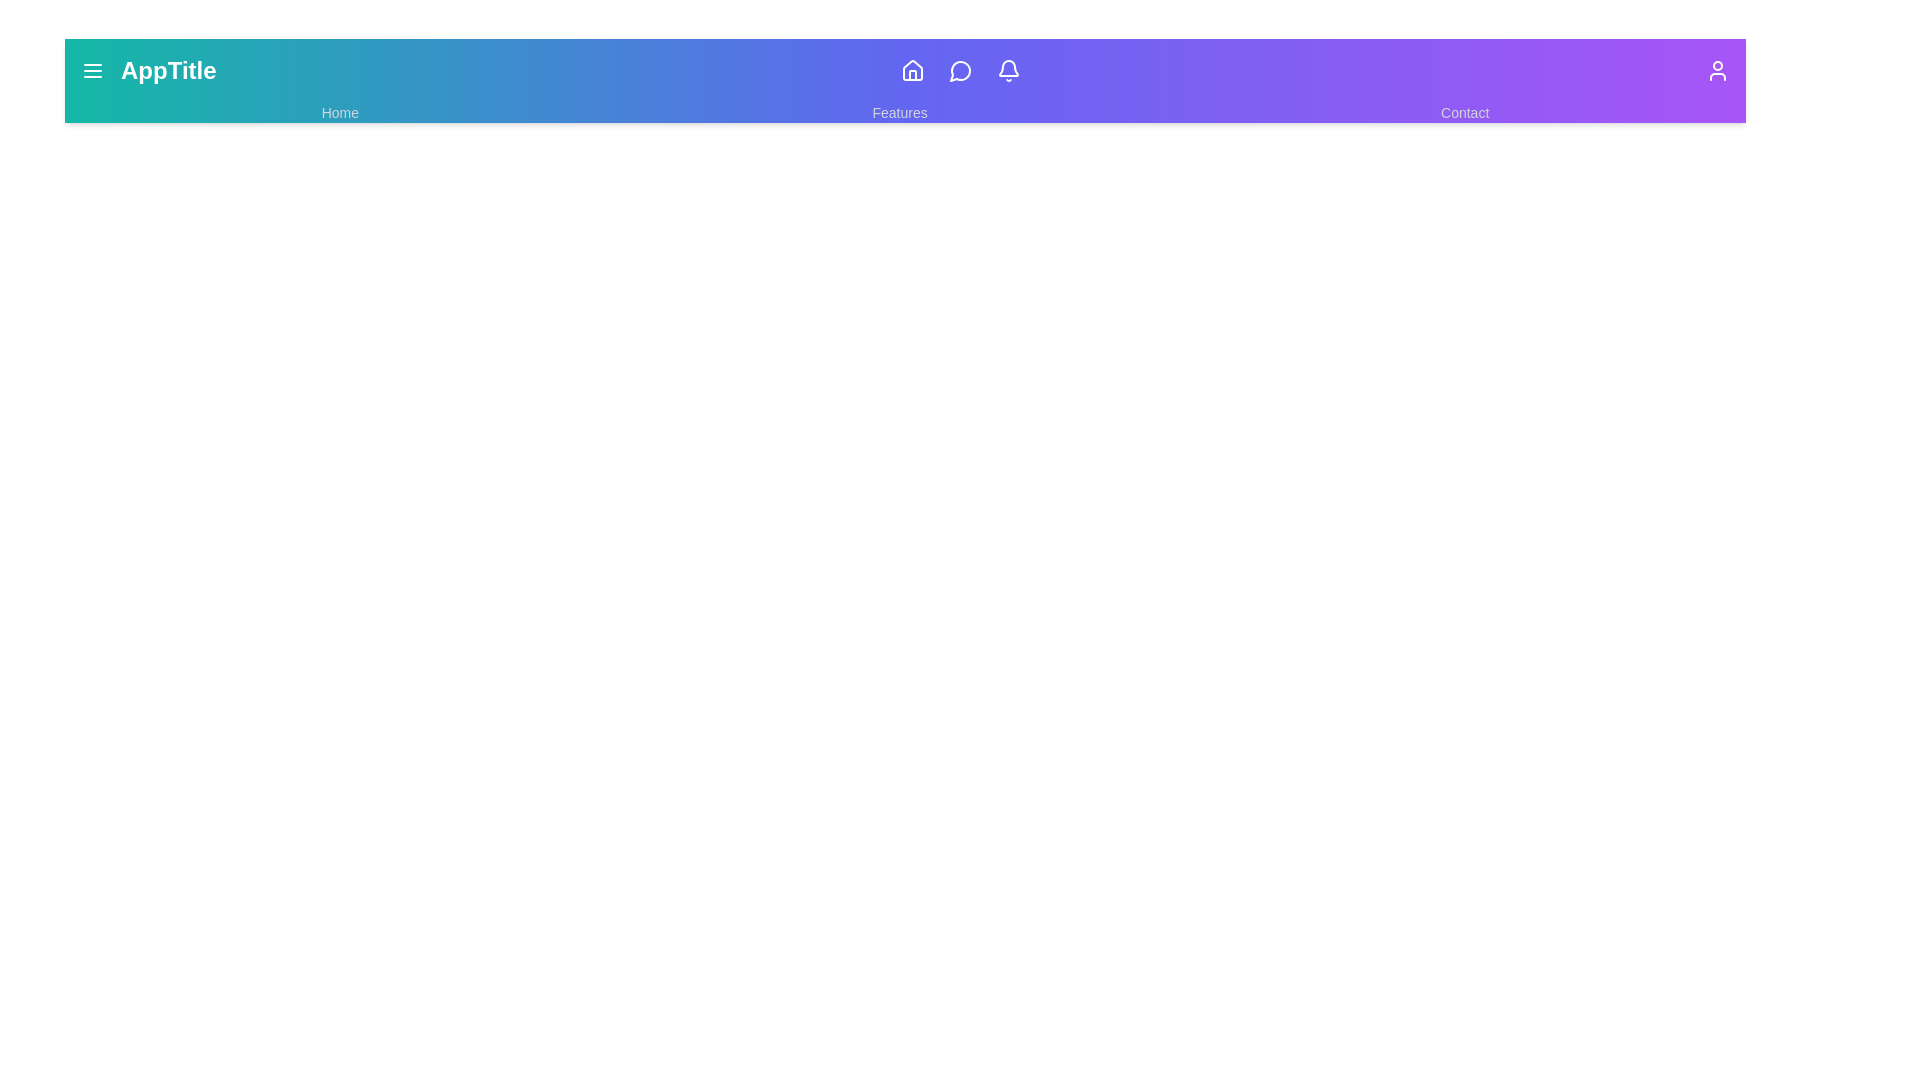 This screenshot has height=1080, width=1920. What do you see at coordinates (899, 112) in the screenshot?
I see `the 'Features' link to navigate to the Features page` at bounding box center [899, 112].